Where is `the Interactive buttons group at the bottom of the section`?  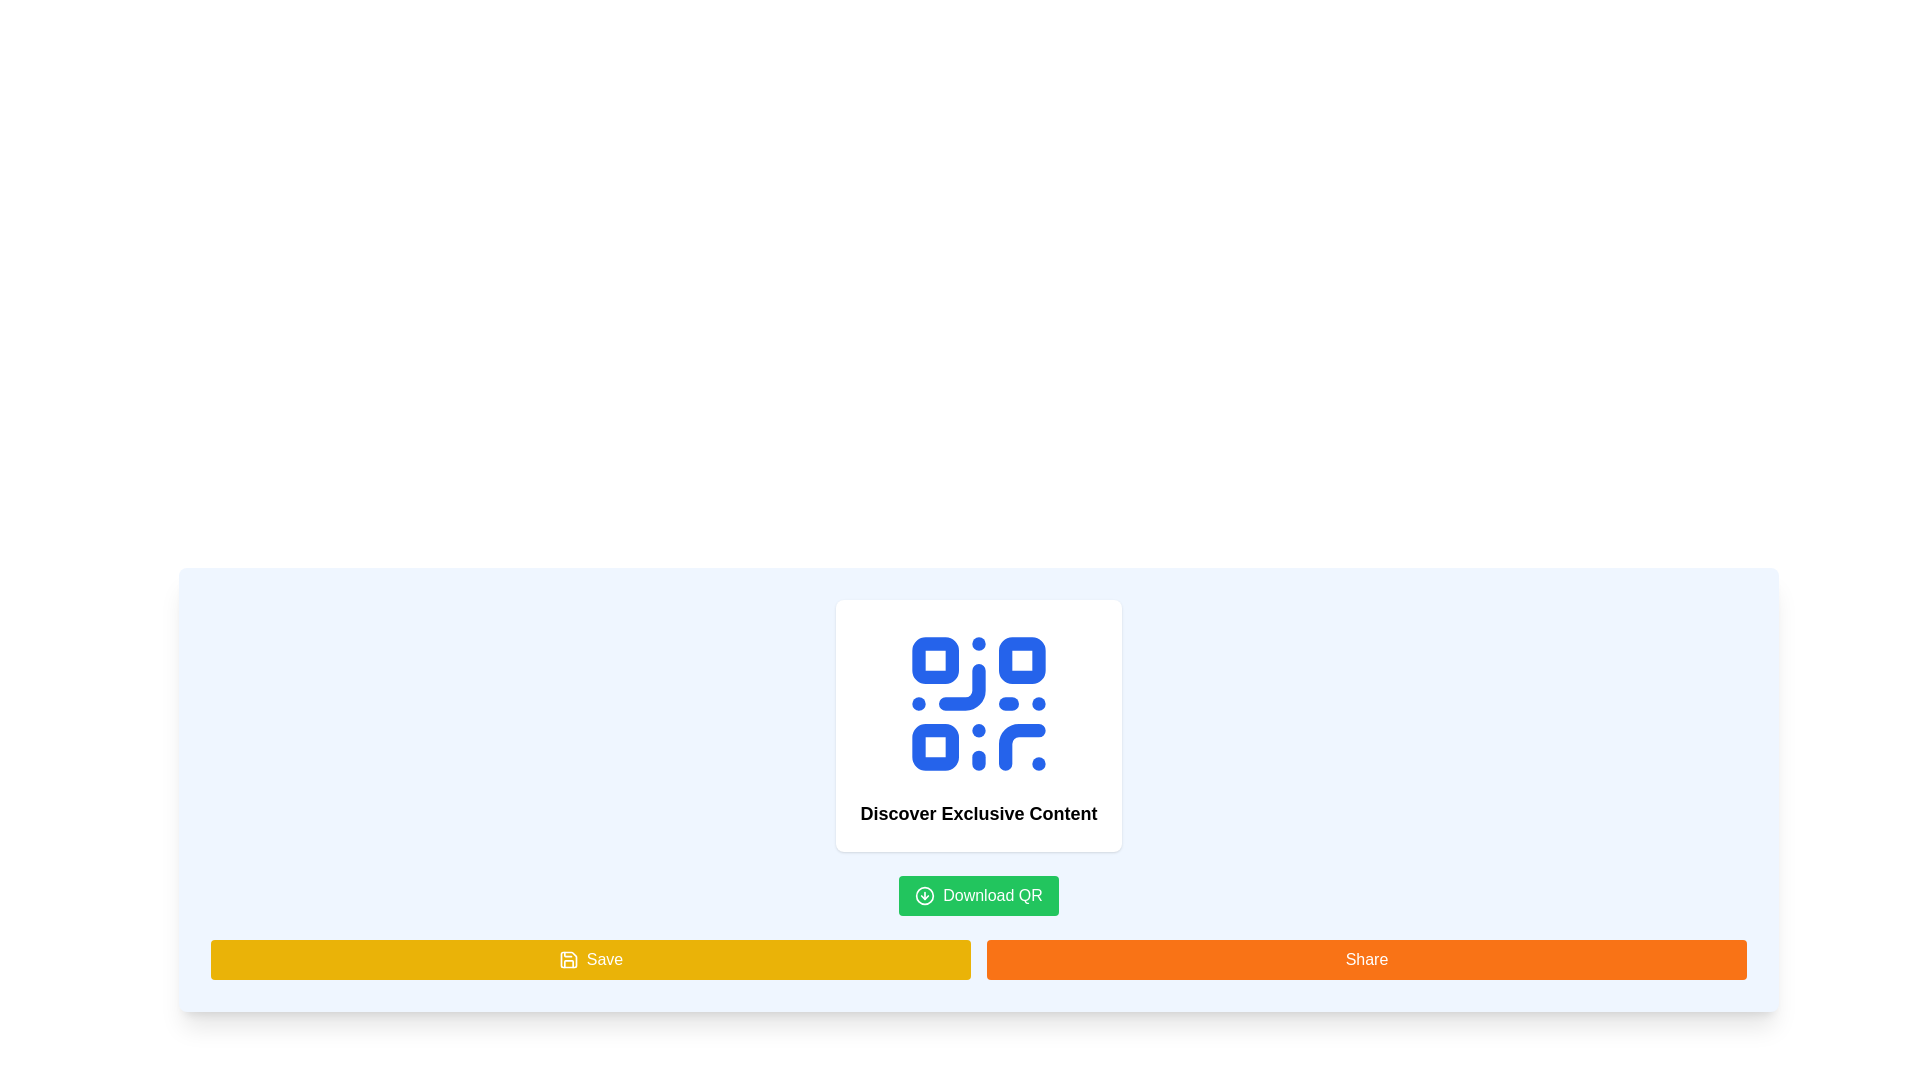 the Interactive buttons group at the bottom of the section is located at coordinates (979, 959).